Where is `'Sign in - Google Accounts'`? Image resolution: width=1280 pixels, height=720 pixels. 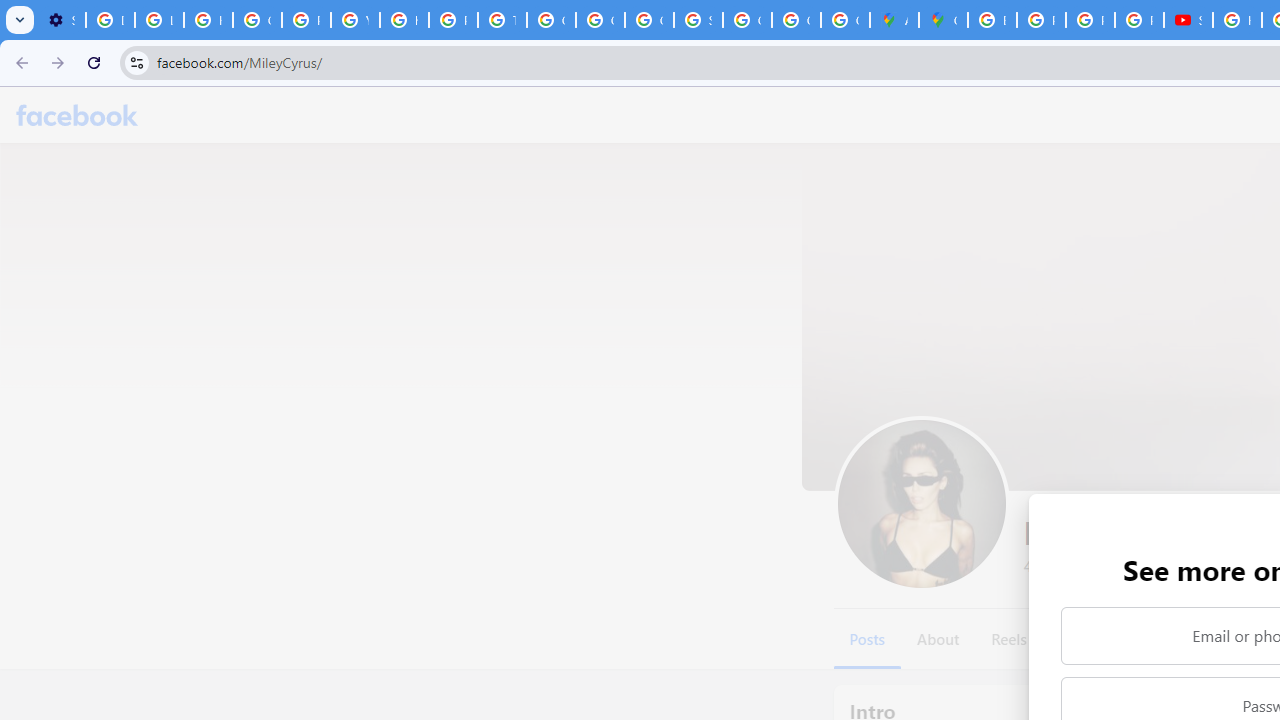
'Sign in - Google Accounts' is located at coordinates (698, 20).